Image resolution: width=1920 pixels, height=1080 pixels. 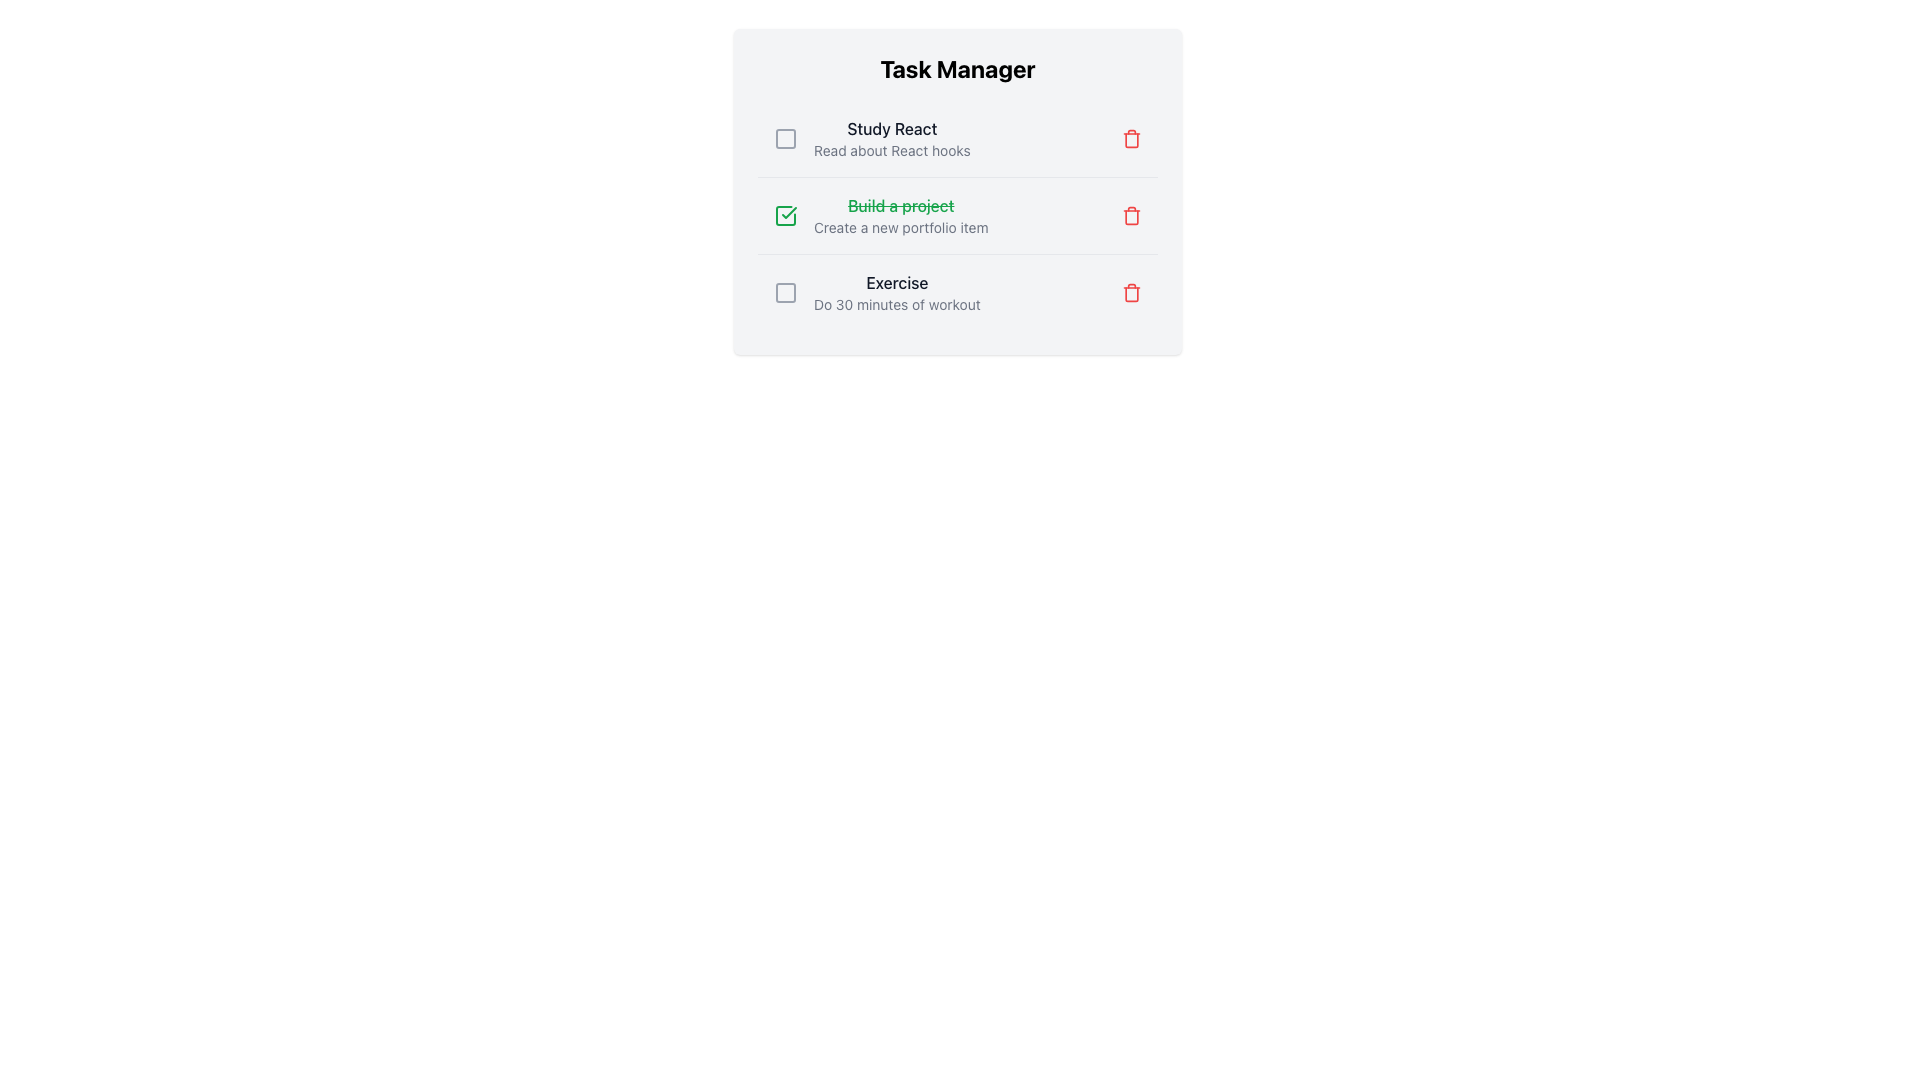 I want to click on the gray square checkbox located on the leftmost side of the row for the task 'Exercise - Do 30 minutes of workout', so click(x=785, y=293).